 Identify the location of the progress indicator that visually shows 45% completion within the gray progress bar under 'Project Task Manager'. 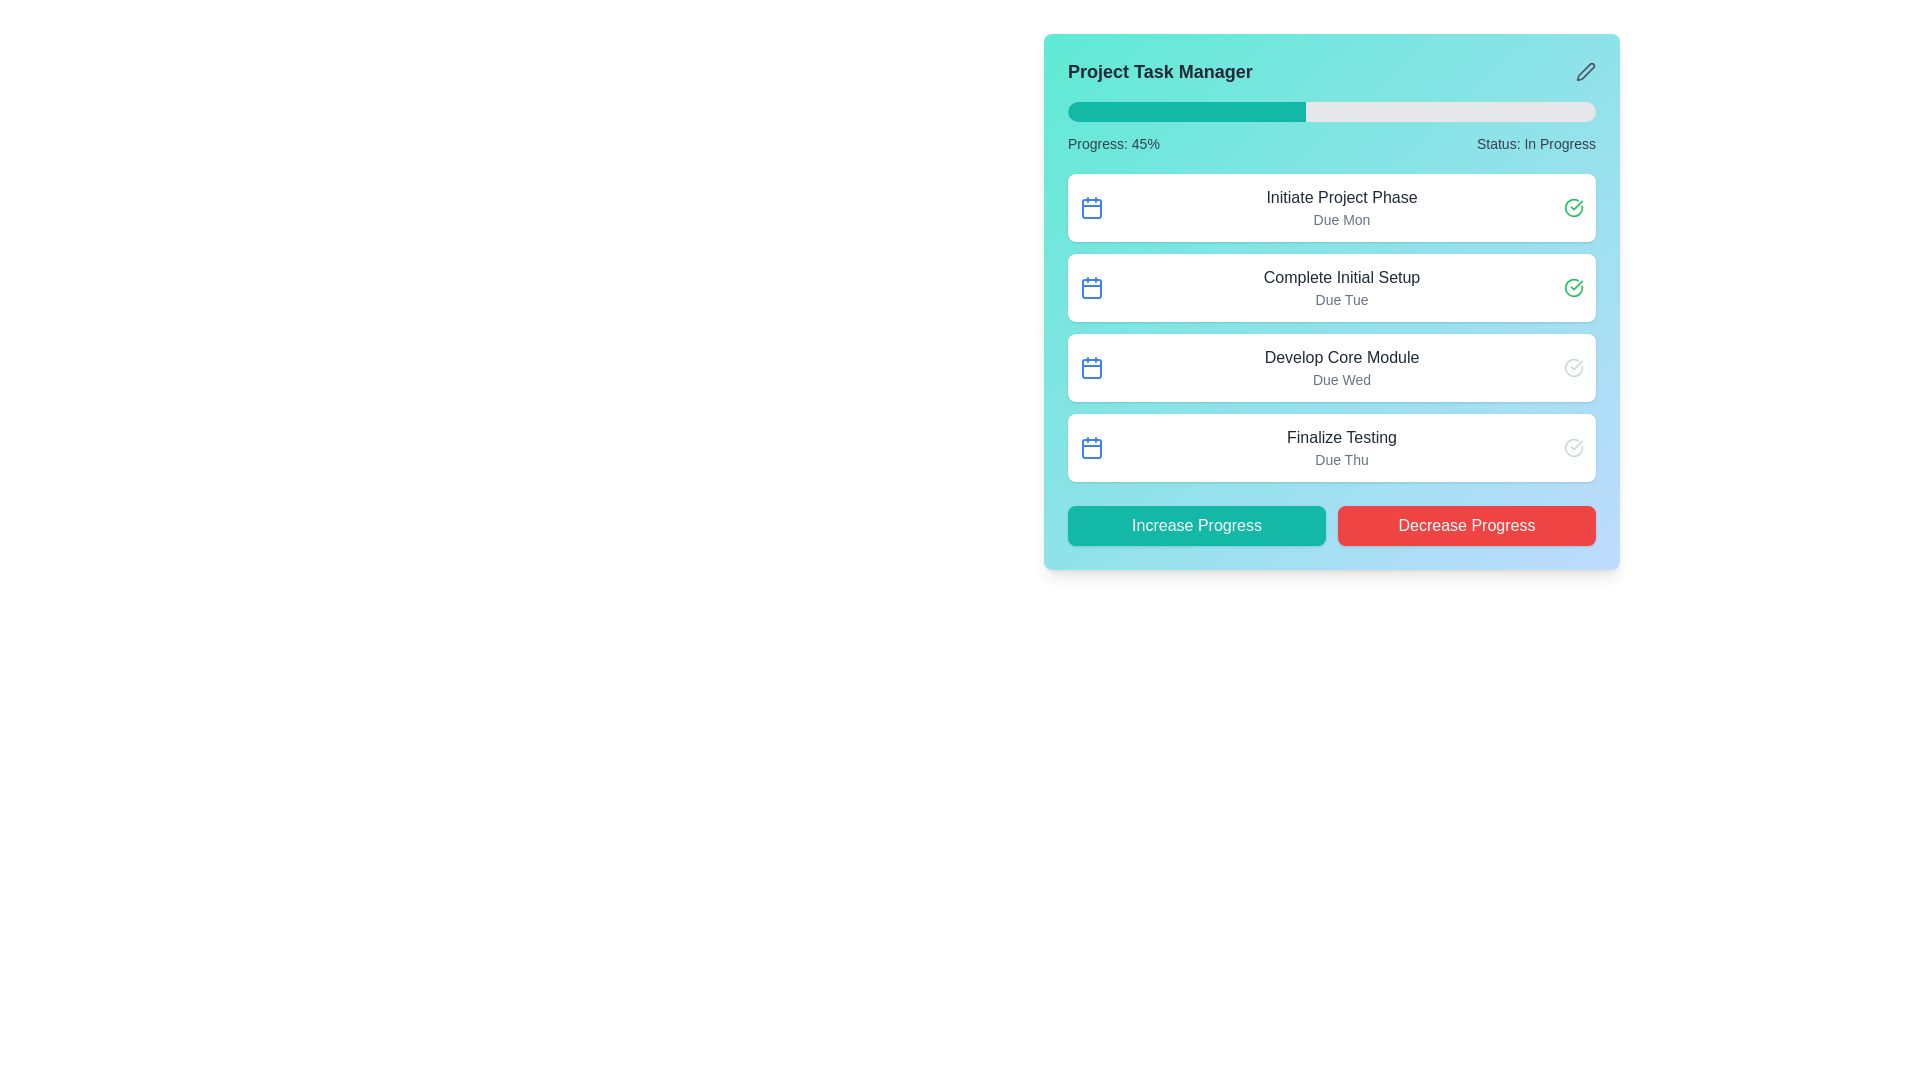
(1186, 111).